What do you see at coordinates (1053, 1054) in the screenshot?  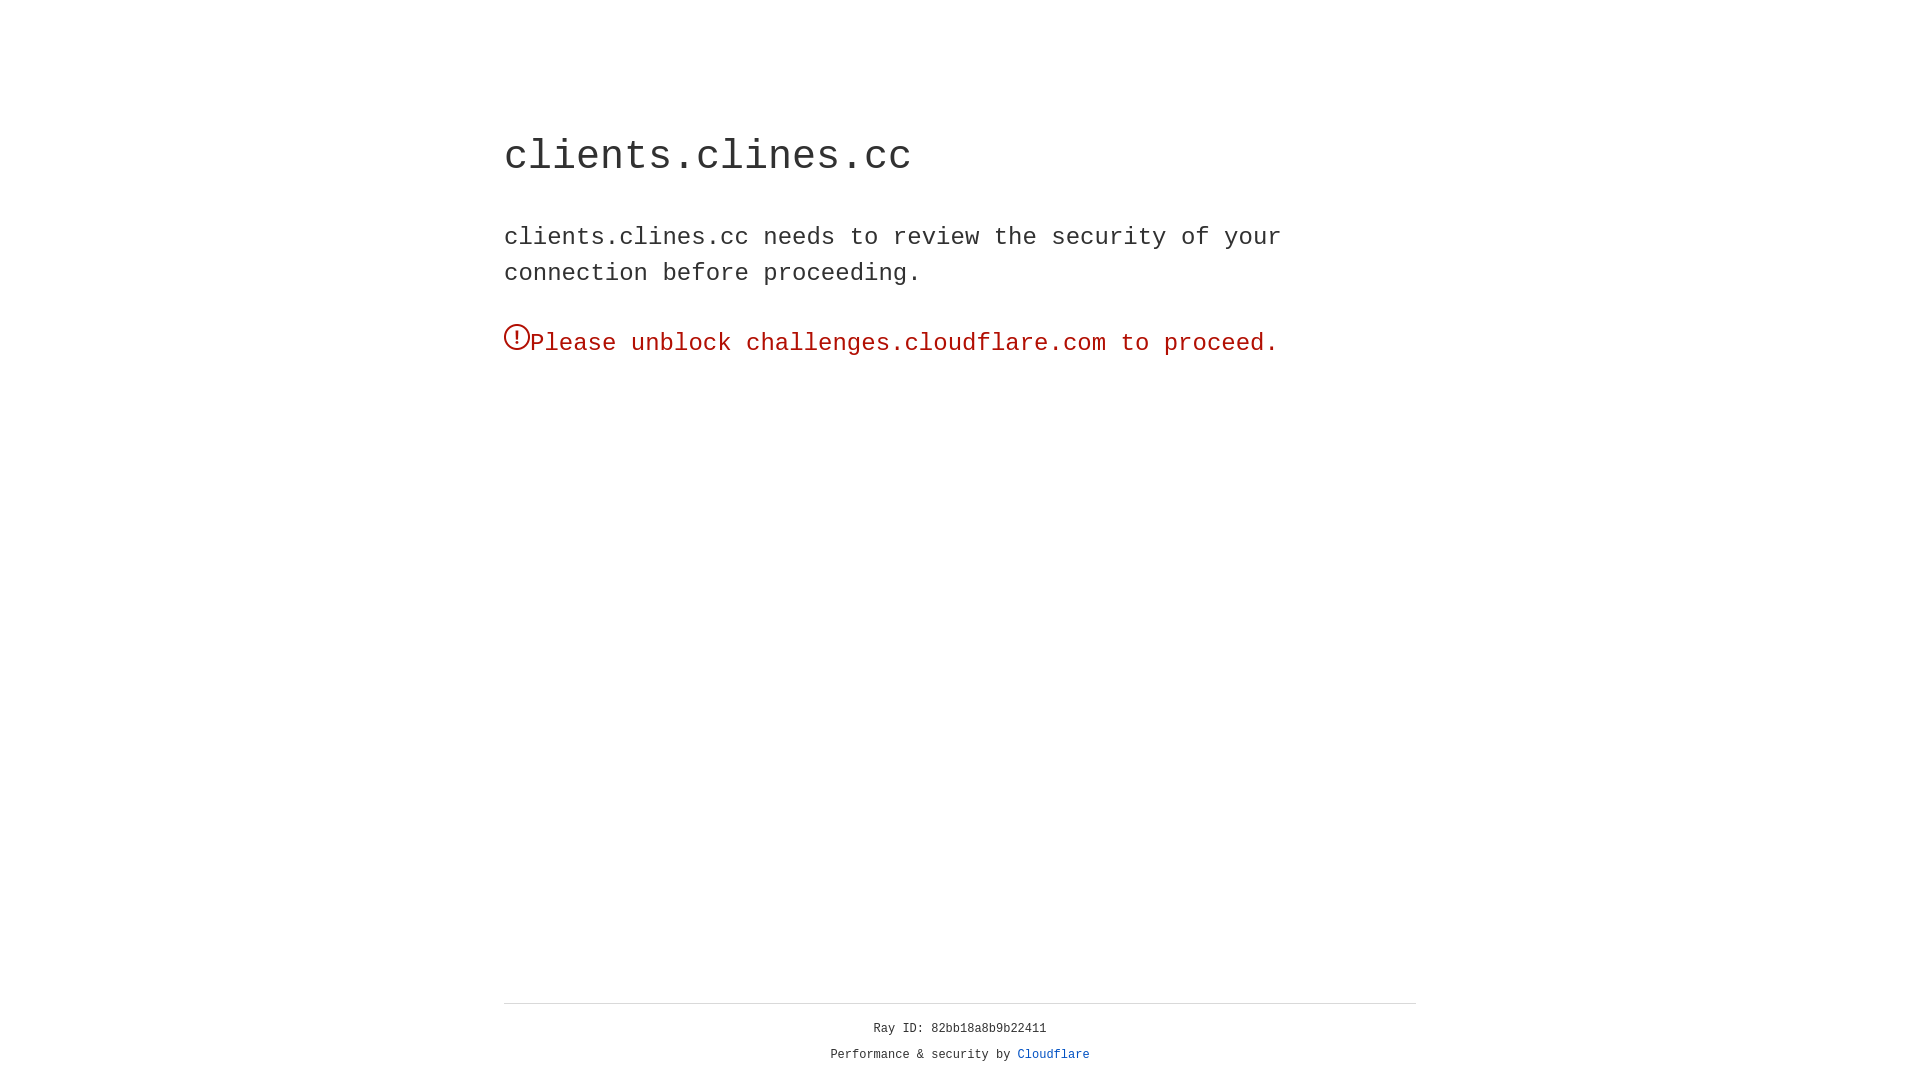 I see `'Cloudflare'` at bounding box center [1053, 1054].